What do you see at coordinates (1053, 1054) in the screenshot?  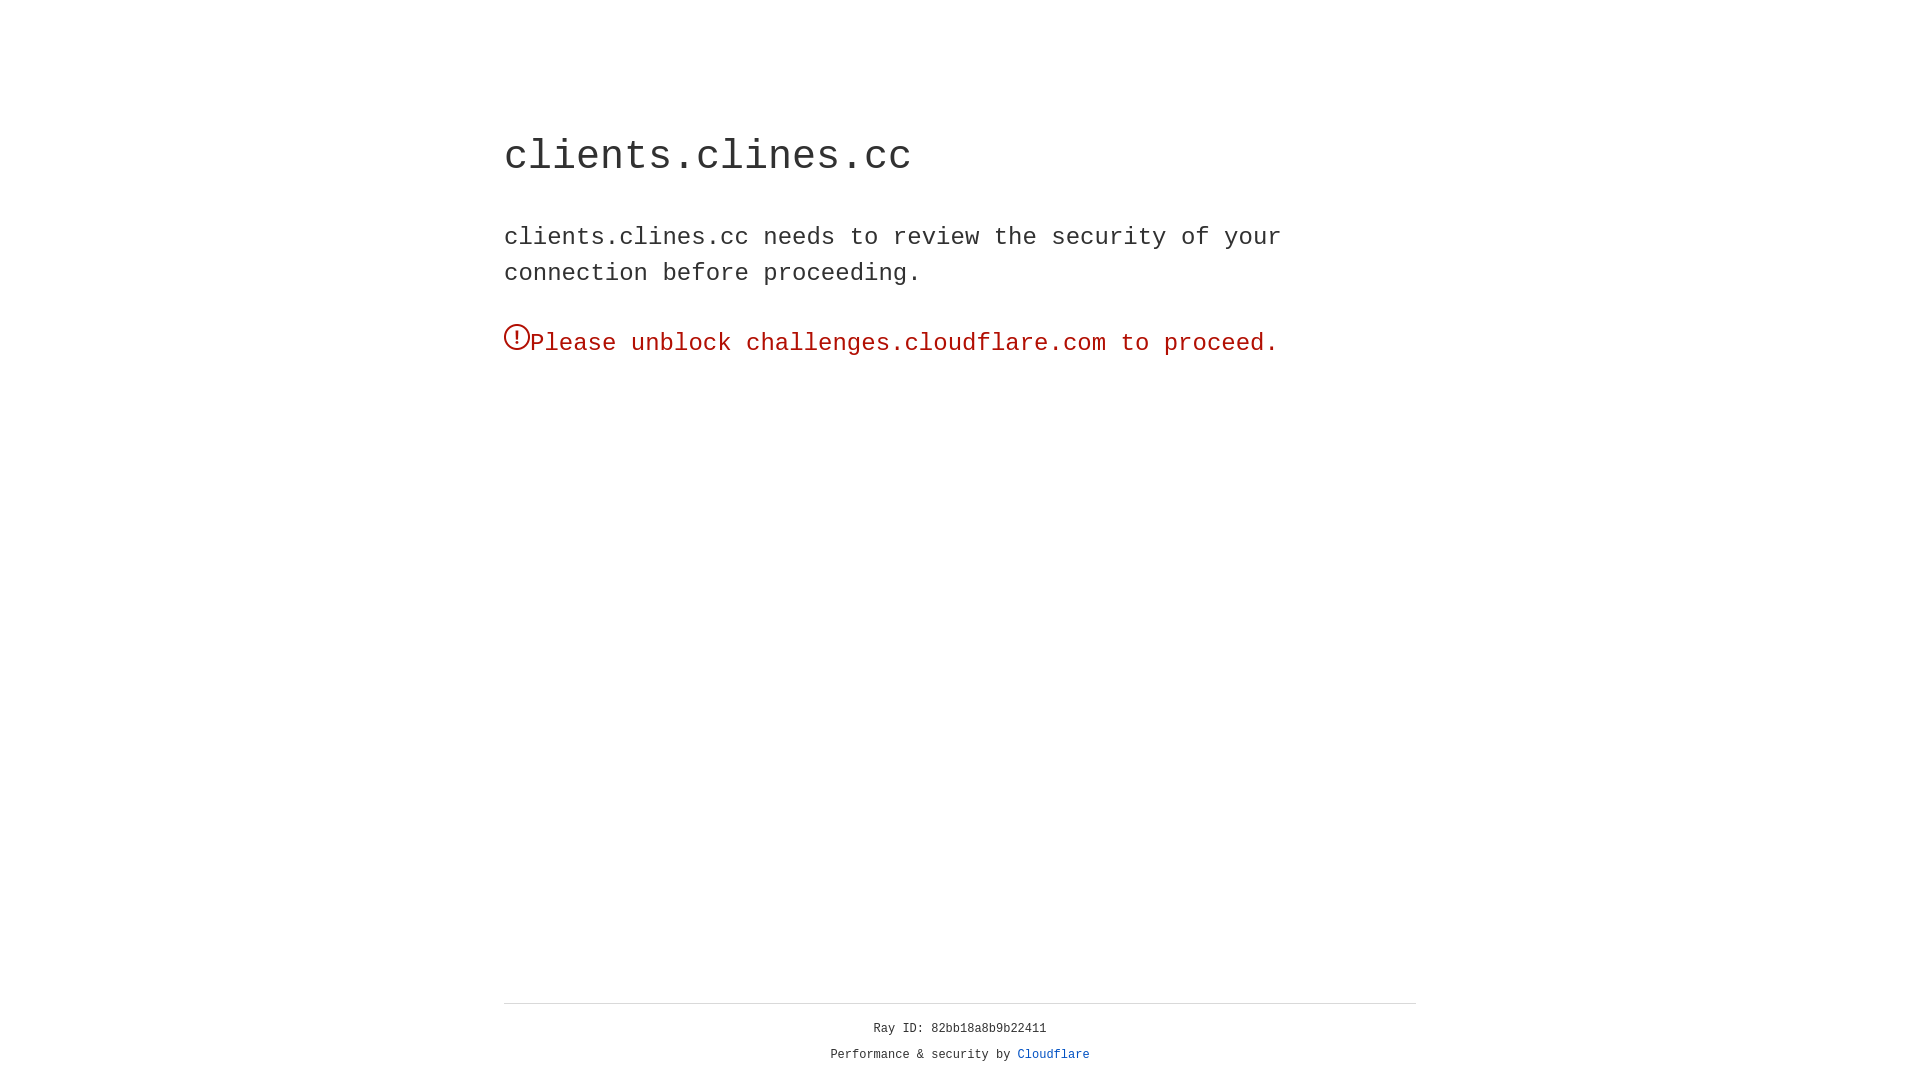 I see `'Cloudflare'` at bounding box center [1053, 1054].